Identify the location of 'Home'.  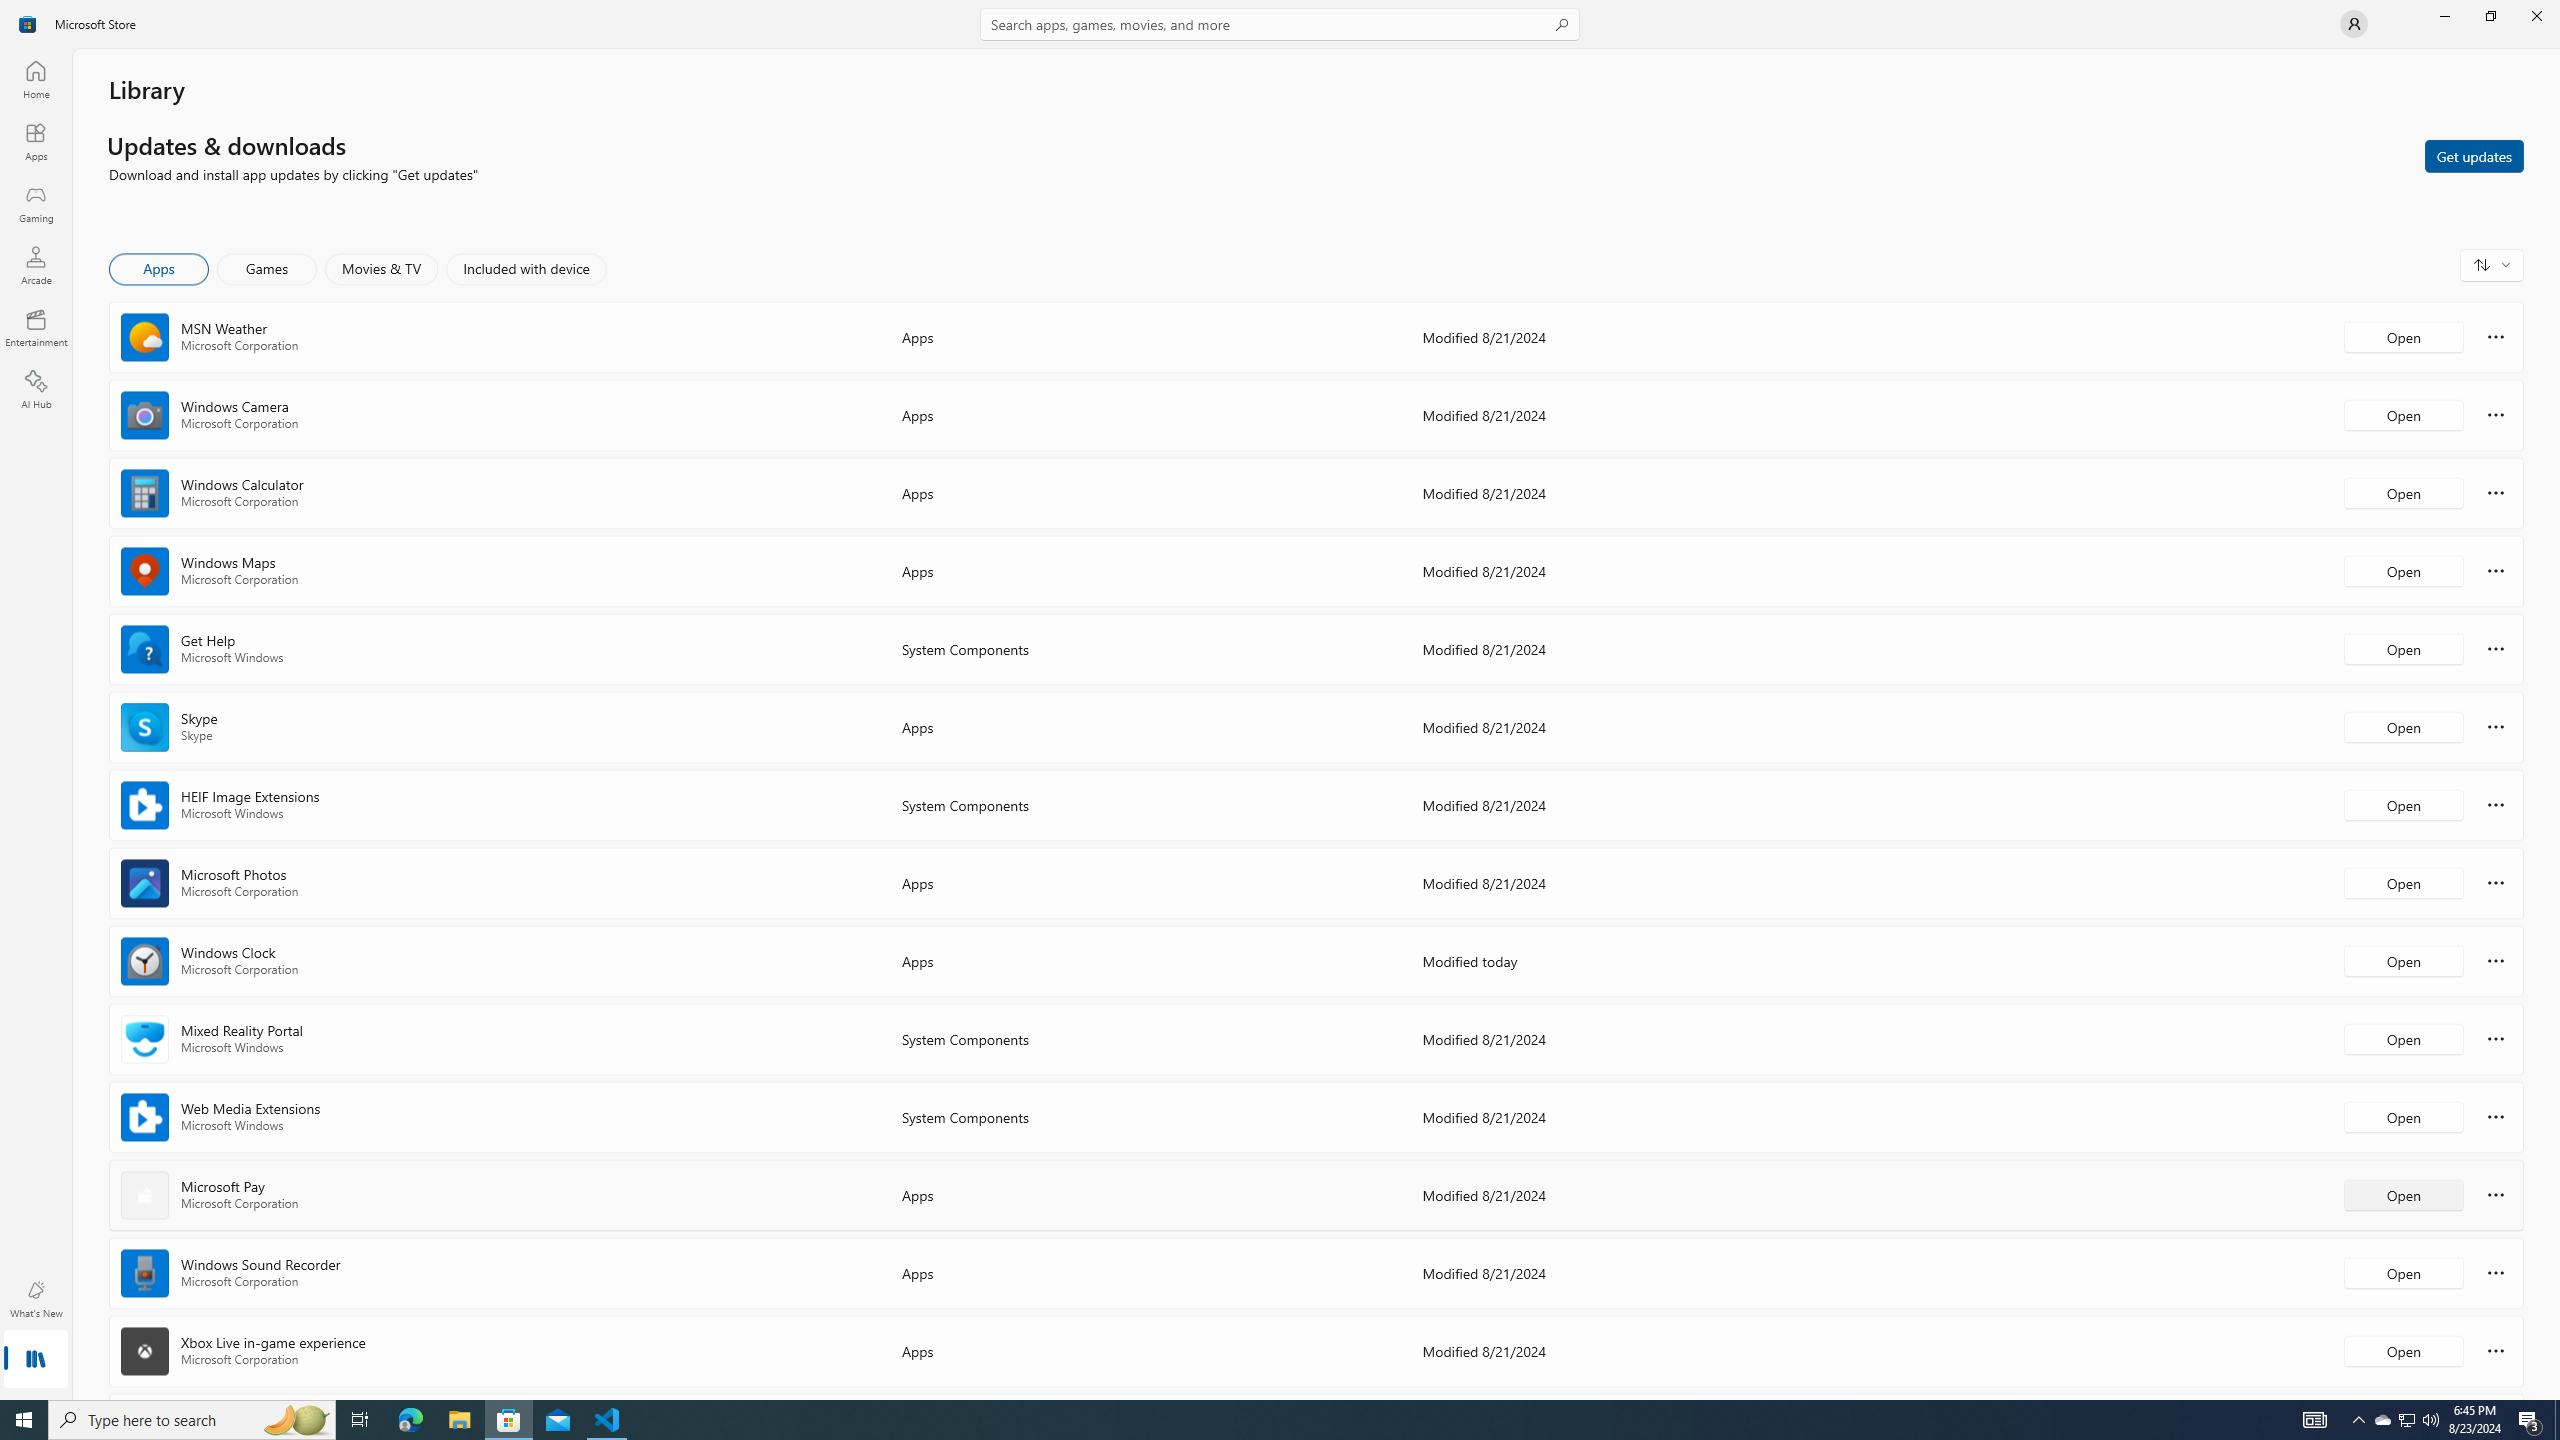
(34, 78).